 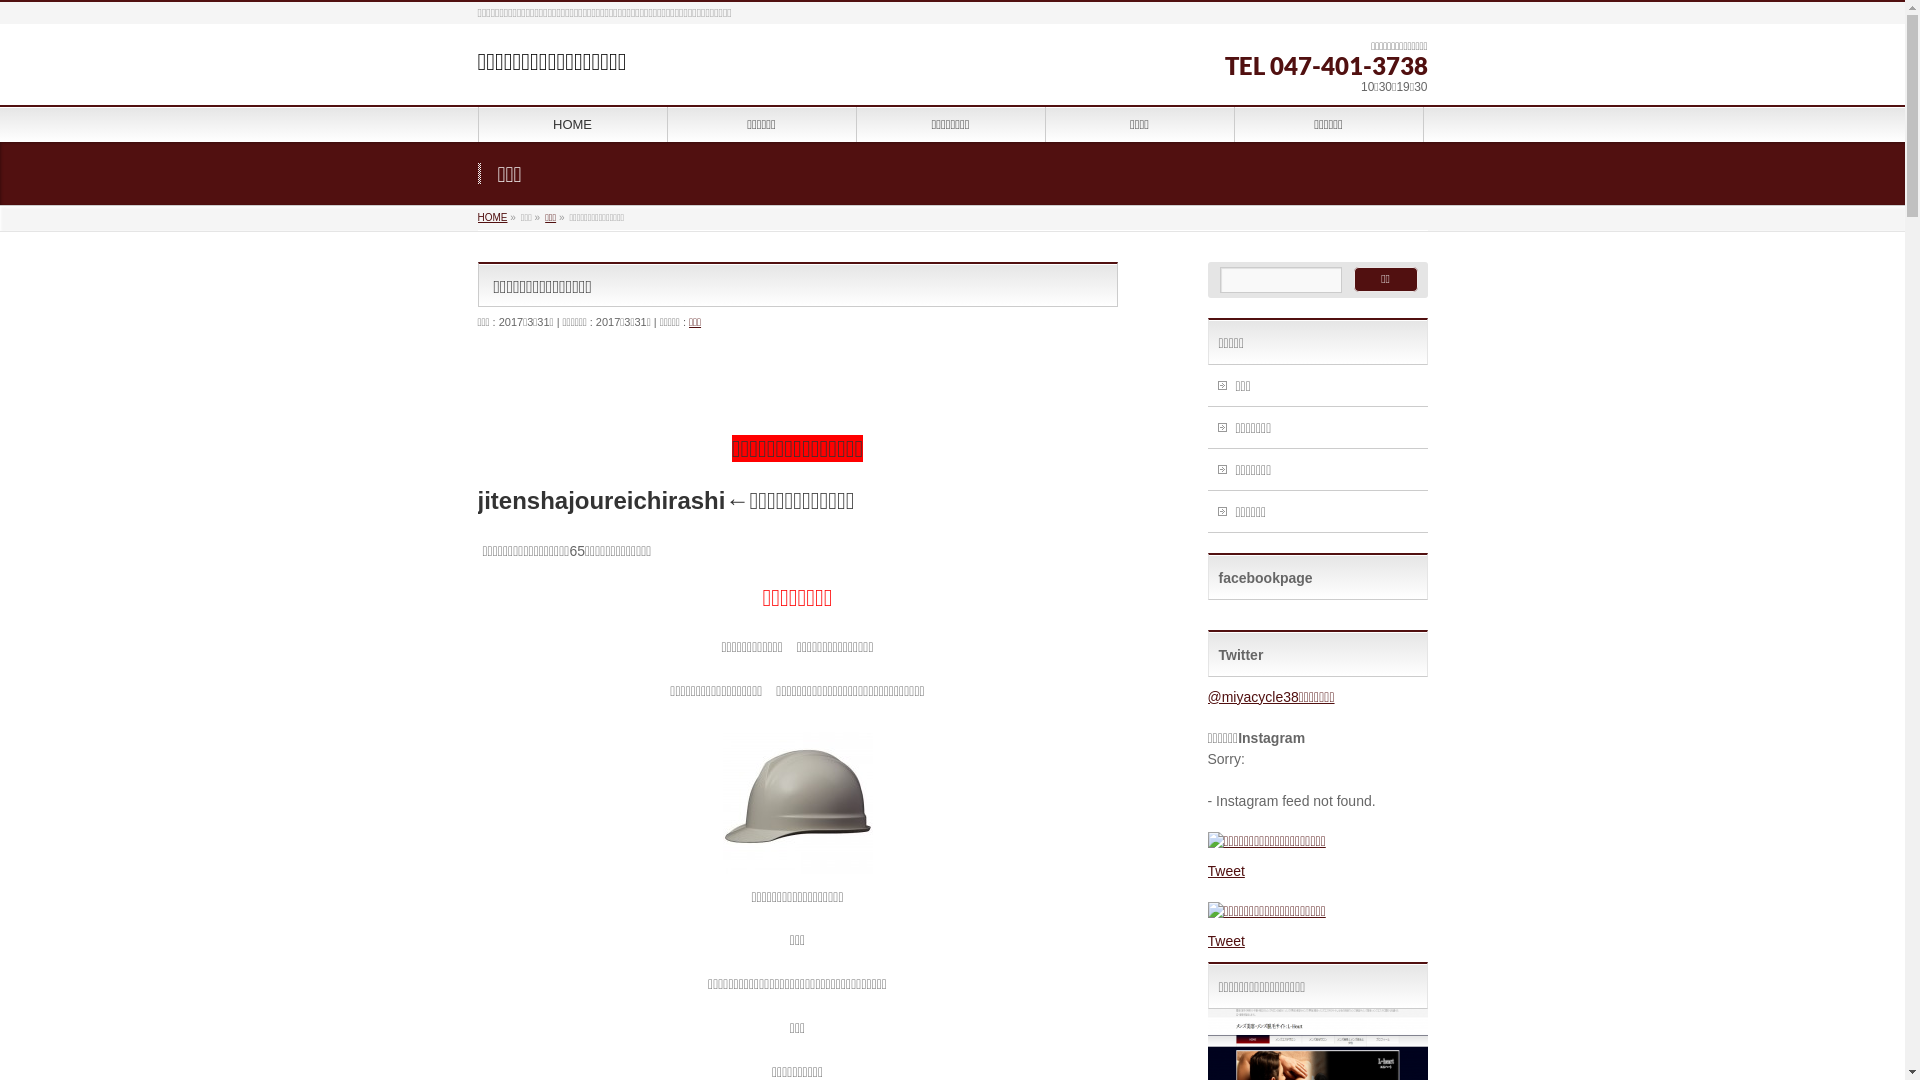 What do you see at coordinates (1225, 941) in the screenshot?
I see `'Tweet'` at bounding box center [1225, 941].